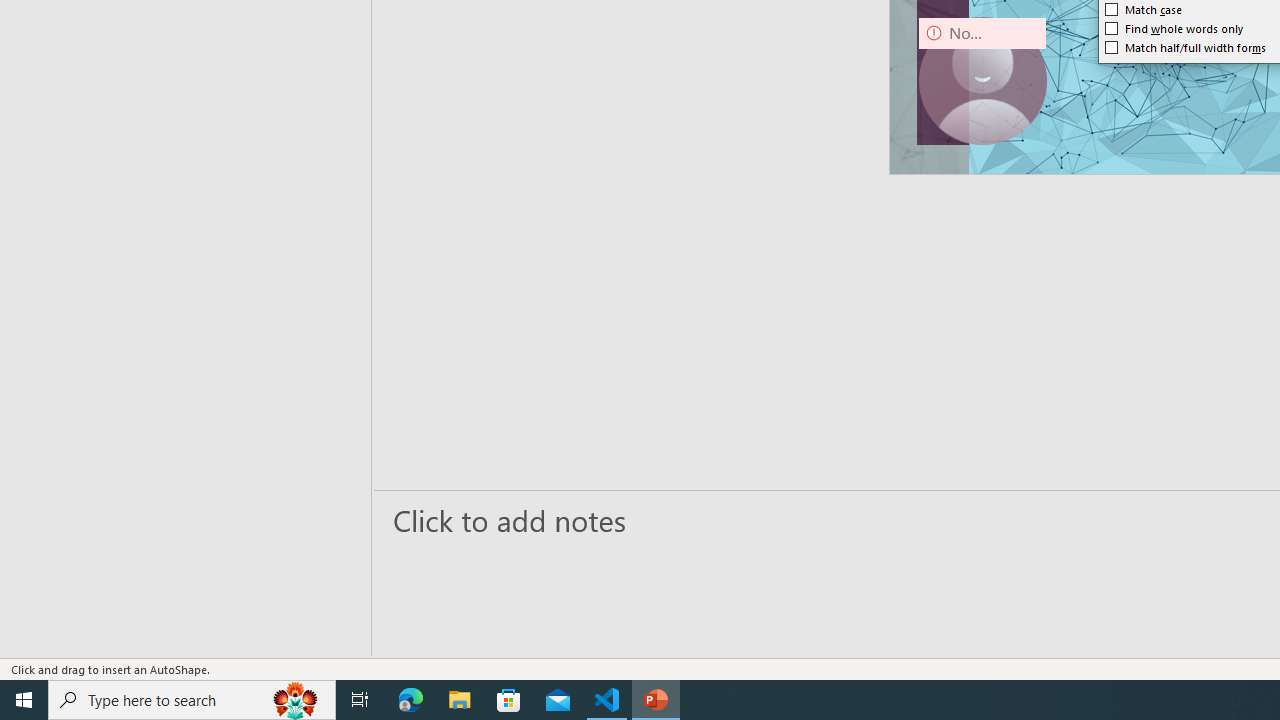  I want to click on 'Find whole words only', so click(1175, 28).